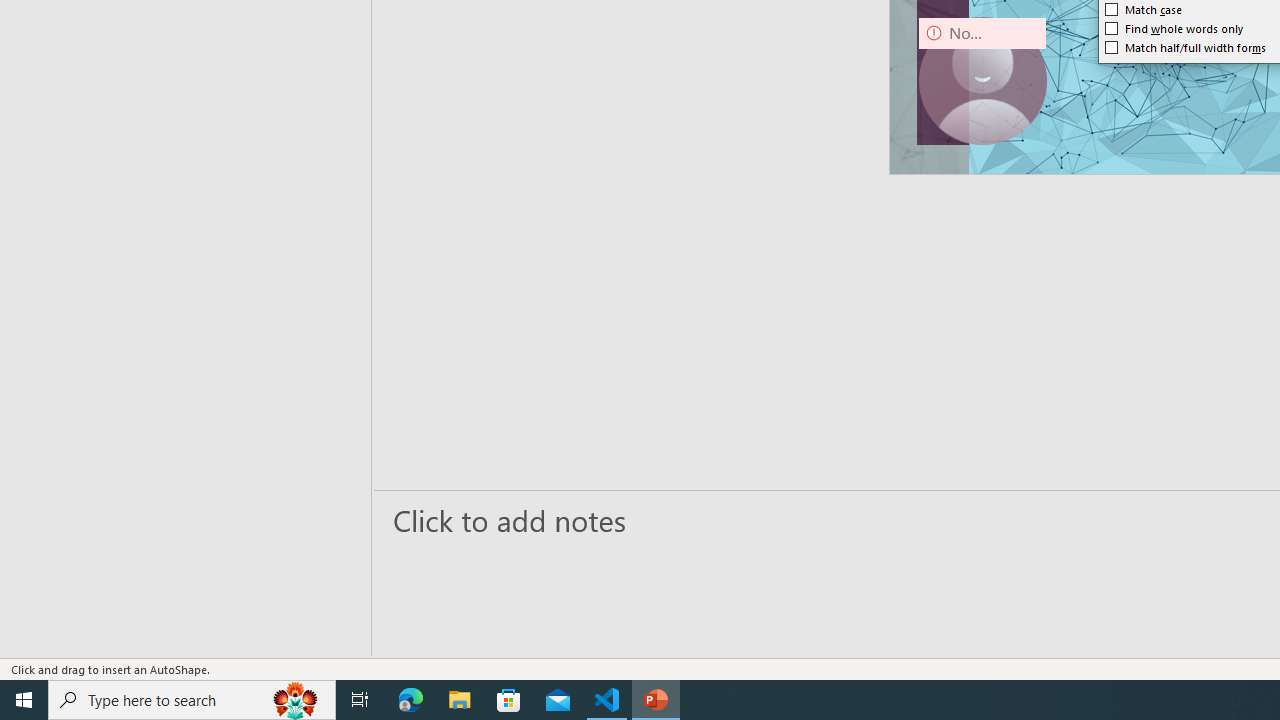  I want to click on 'Find whole words only', so click(1175, 28).